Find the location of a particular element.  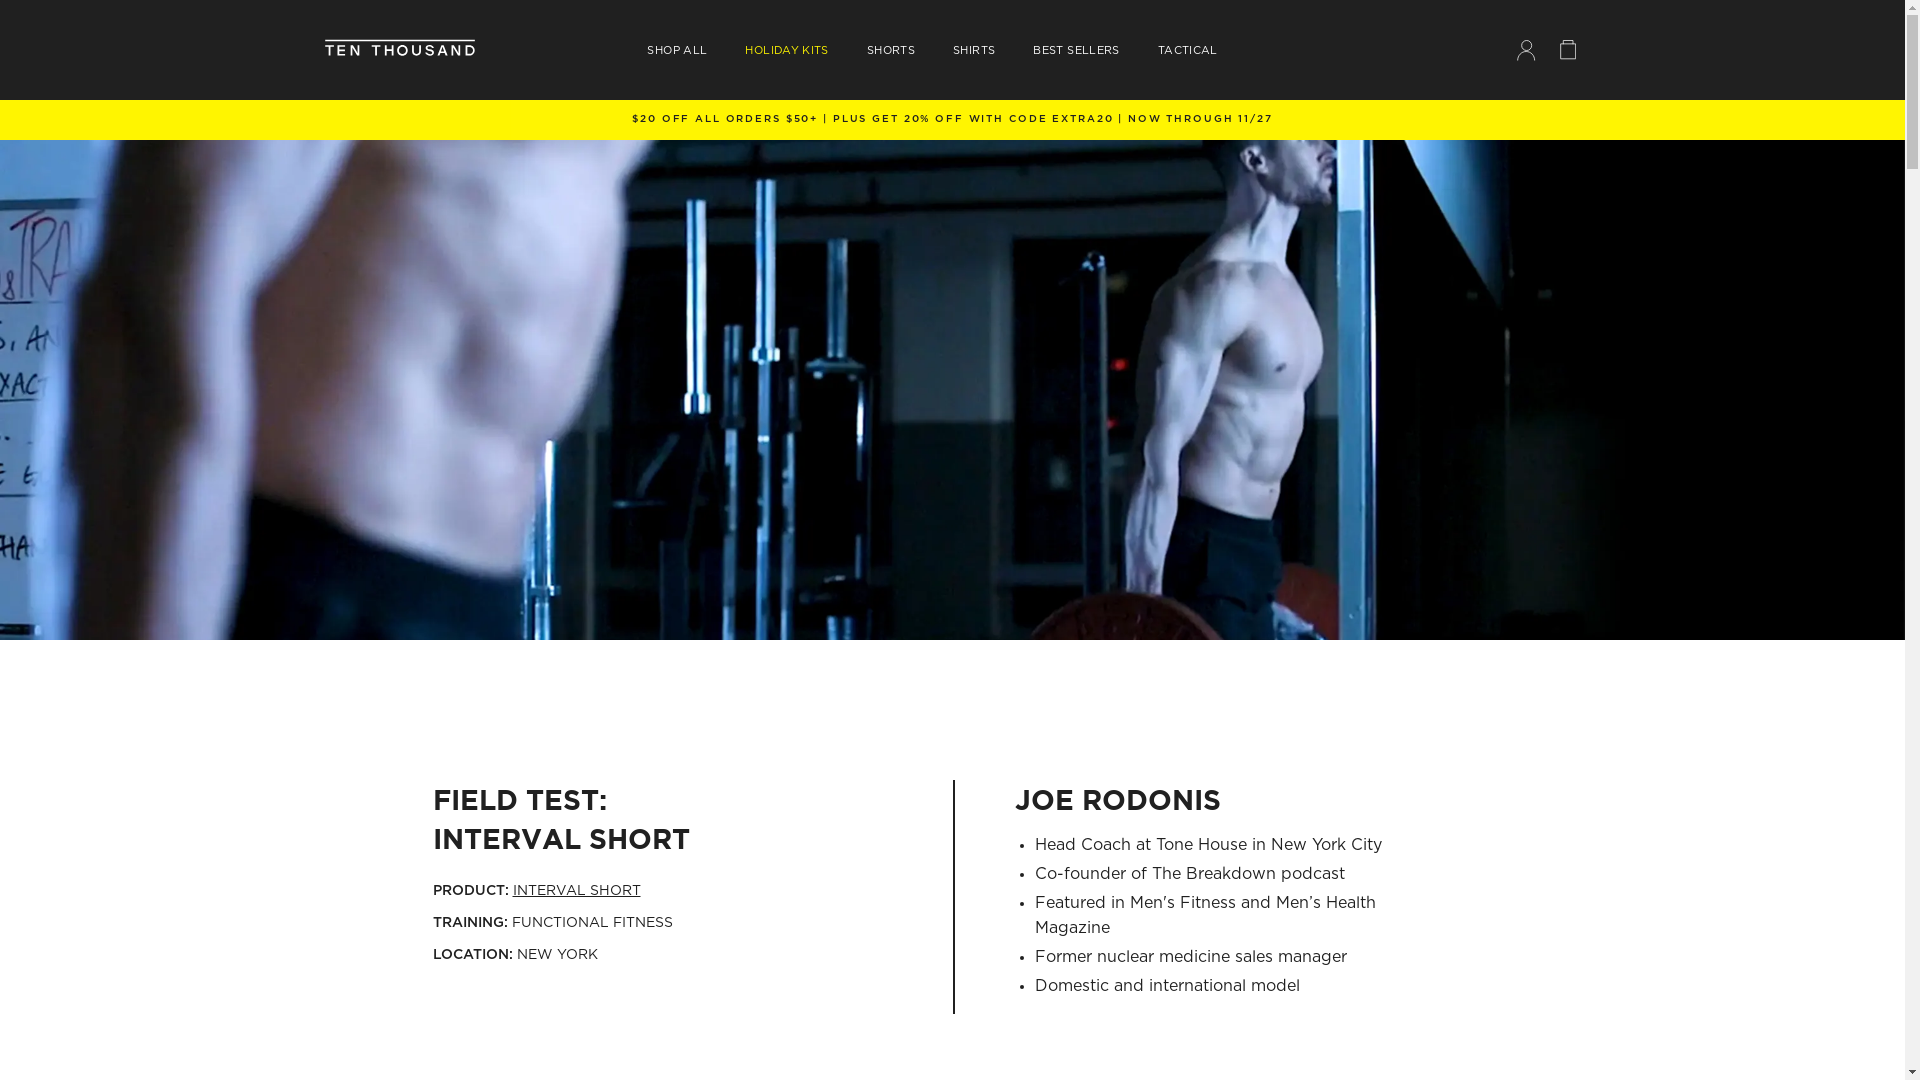

'FREE SHIPPING ON ORDERS $150+' is located at coordinates (950, 119).